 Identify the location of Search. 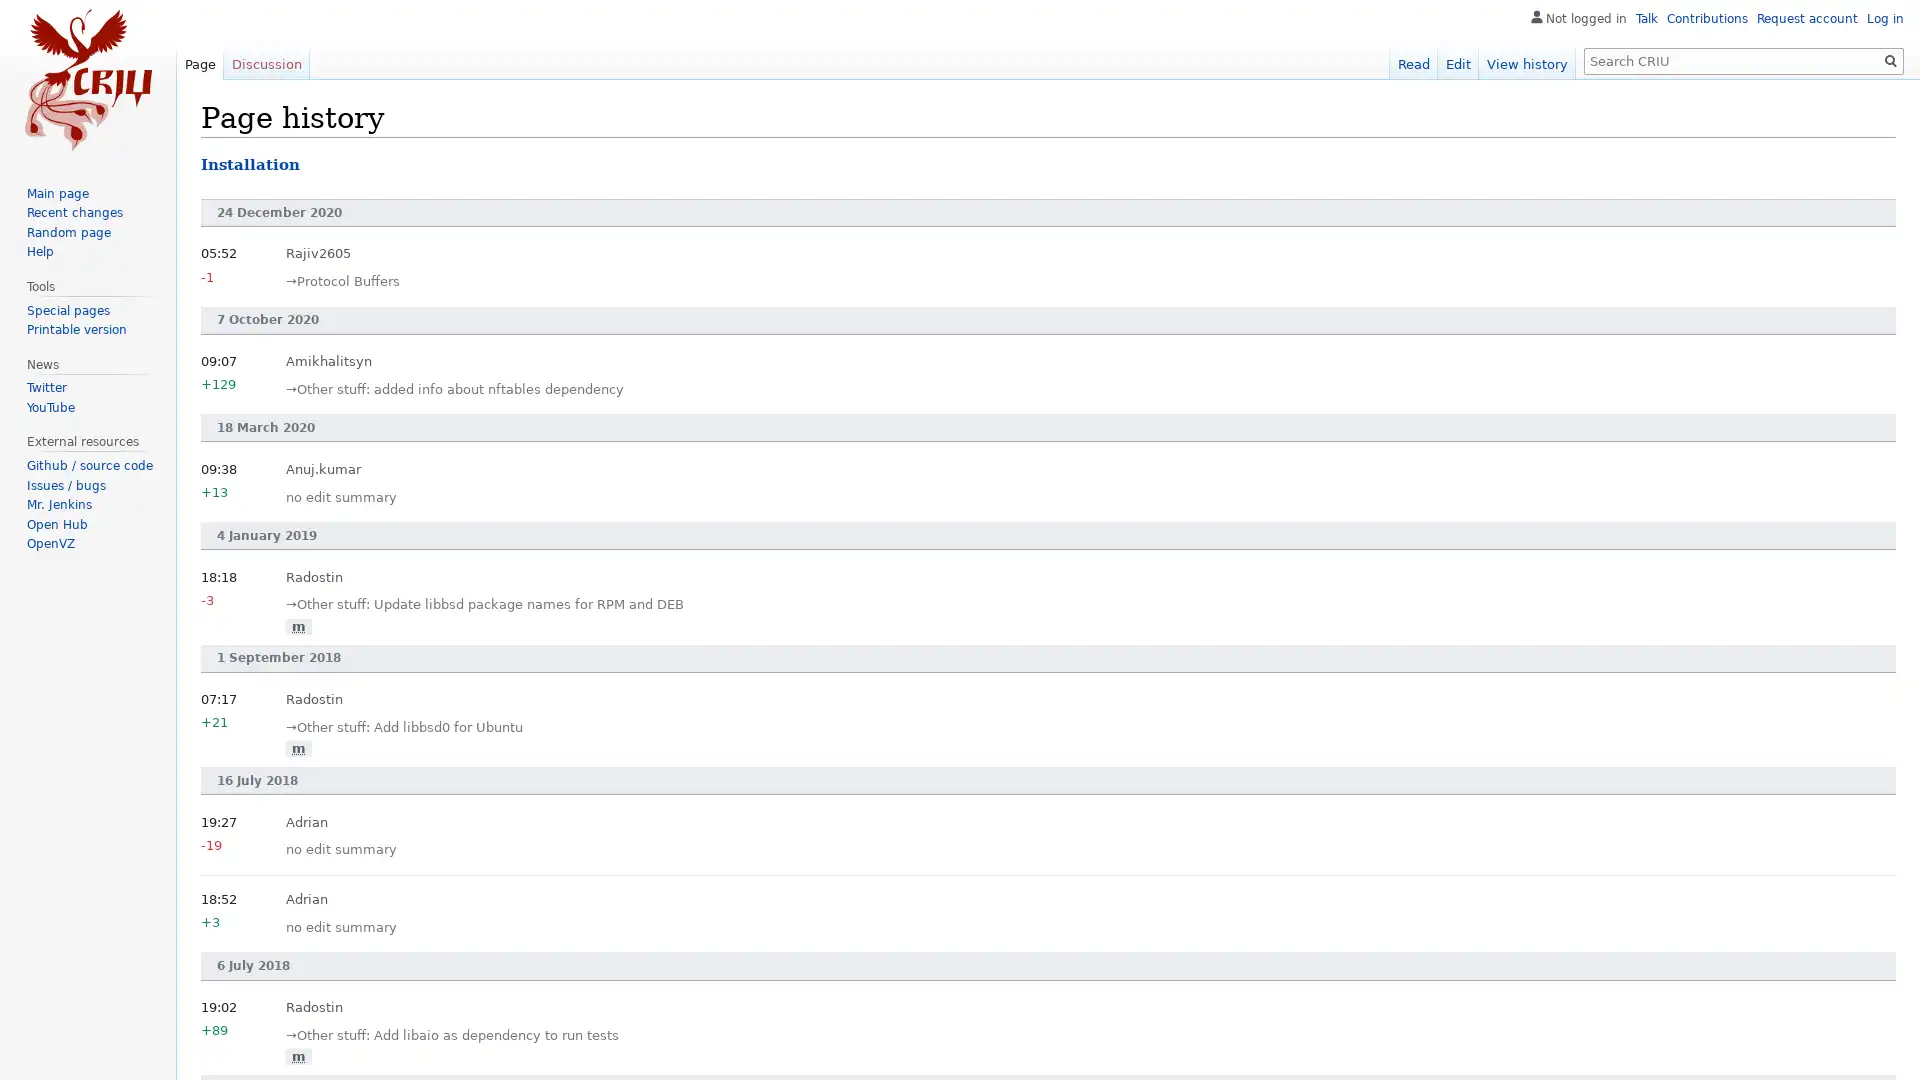
(1890, 60).